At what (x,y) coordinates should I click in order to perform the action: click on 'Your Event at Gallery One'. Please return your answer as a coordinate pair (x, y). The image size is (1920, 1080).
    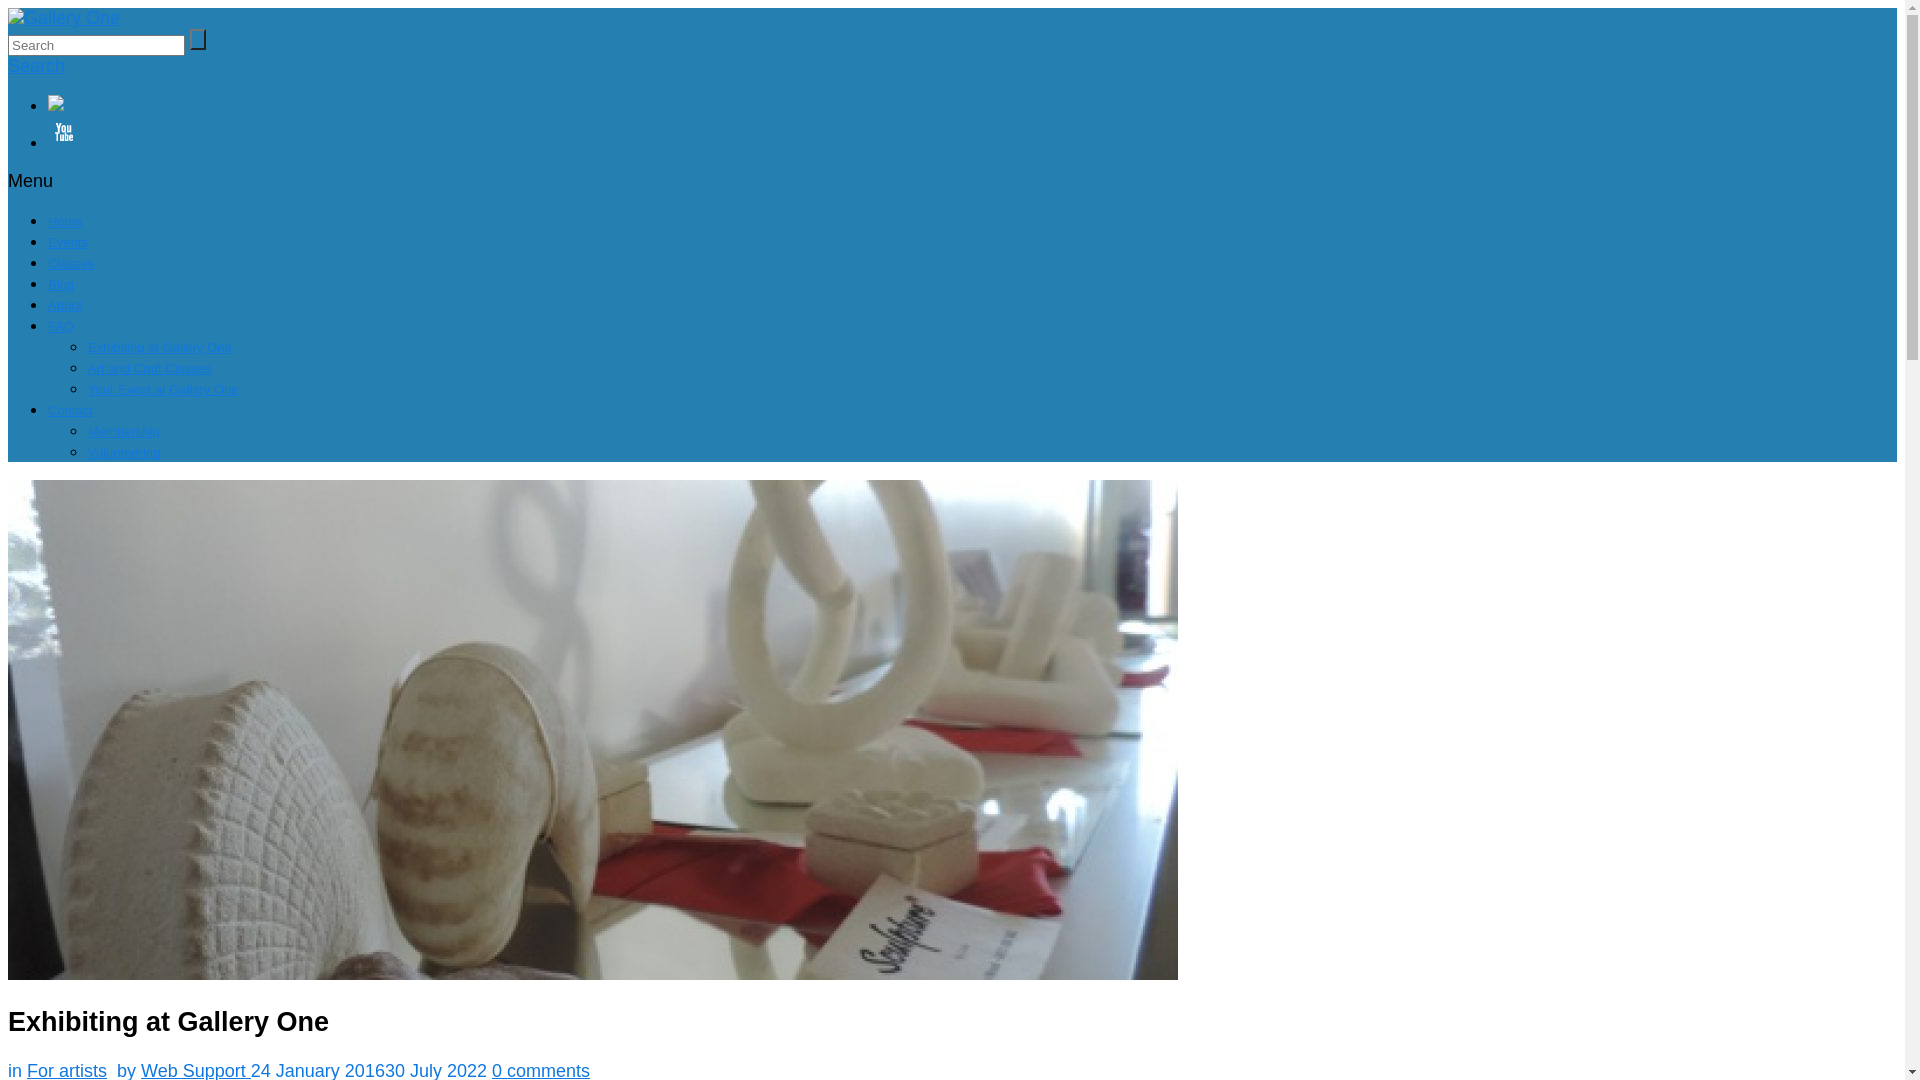
    Looking at the image, I should click on (86, 389).